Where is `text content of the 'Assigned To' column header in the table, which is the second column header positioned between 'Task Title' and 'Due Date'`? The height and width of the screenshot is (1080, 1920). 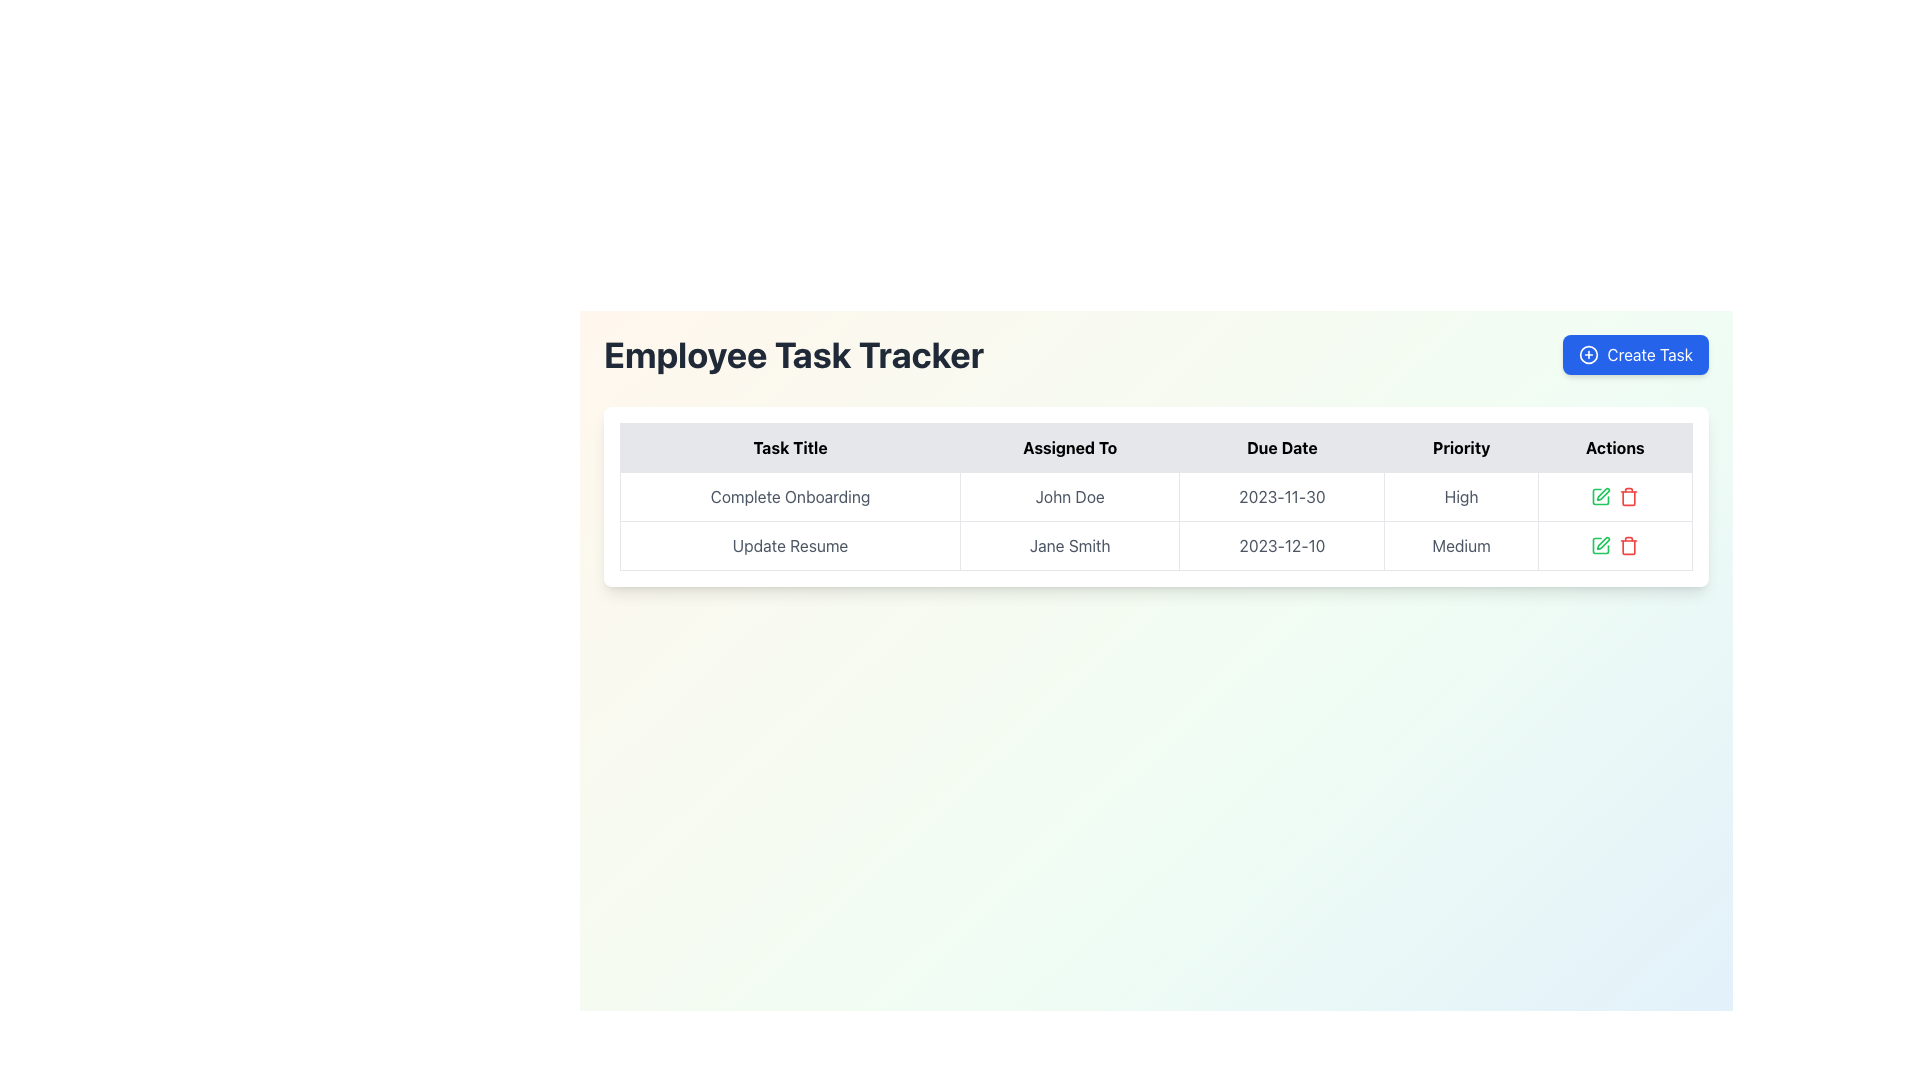 text content of the 'Assigned To' column header in the table, which is the second column header positioned between 'Task Title' and 'Due Date' is located at coordinates (1069, 446).